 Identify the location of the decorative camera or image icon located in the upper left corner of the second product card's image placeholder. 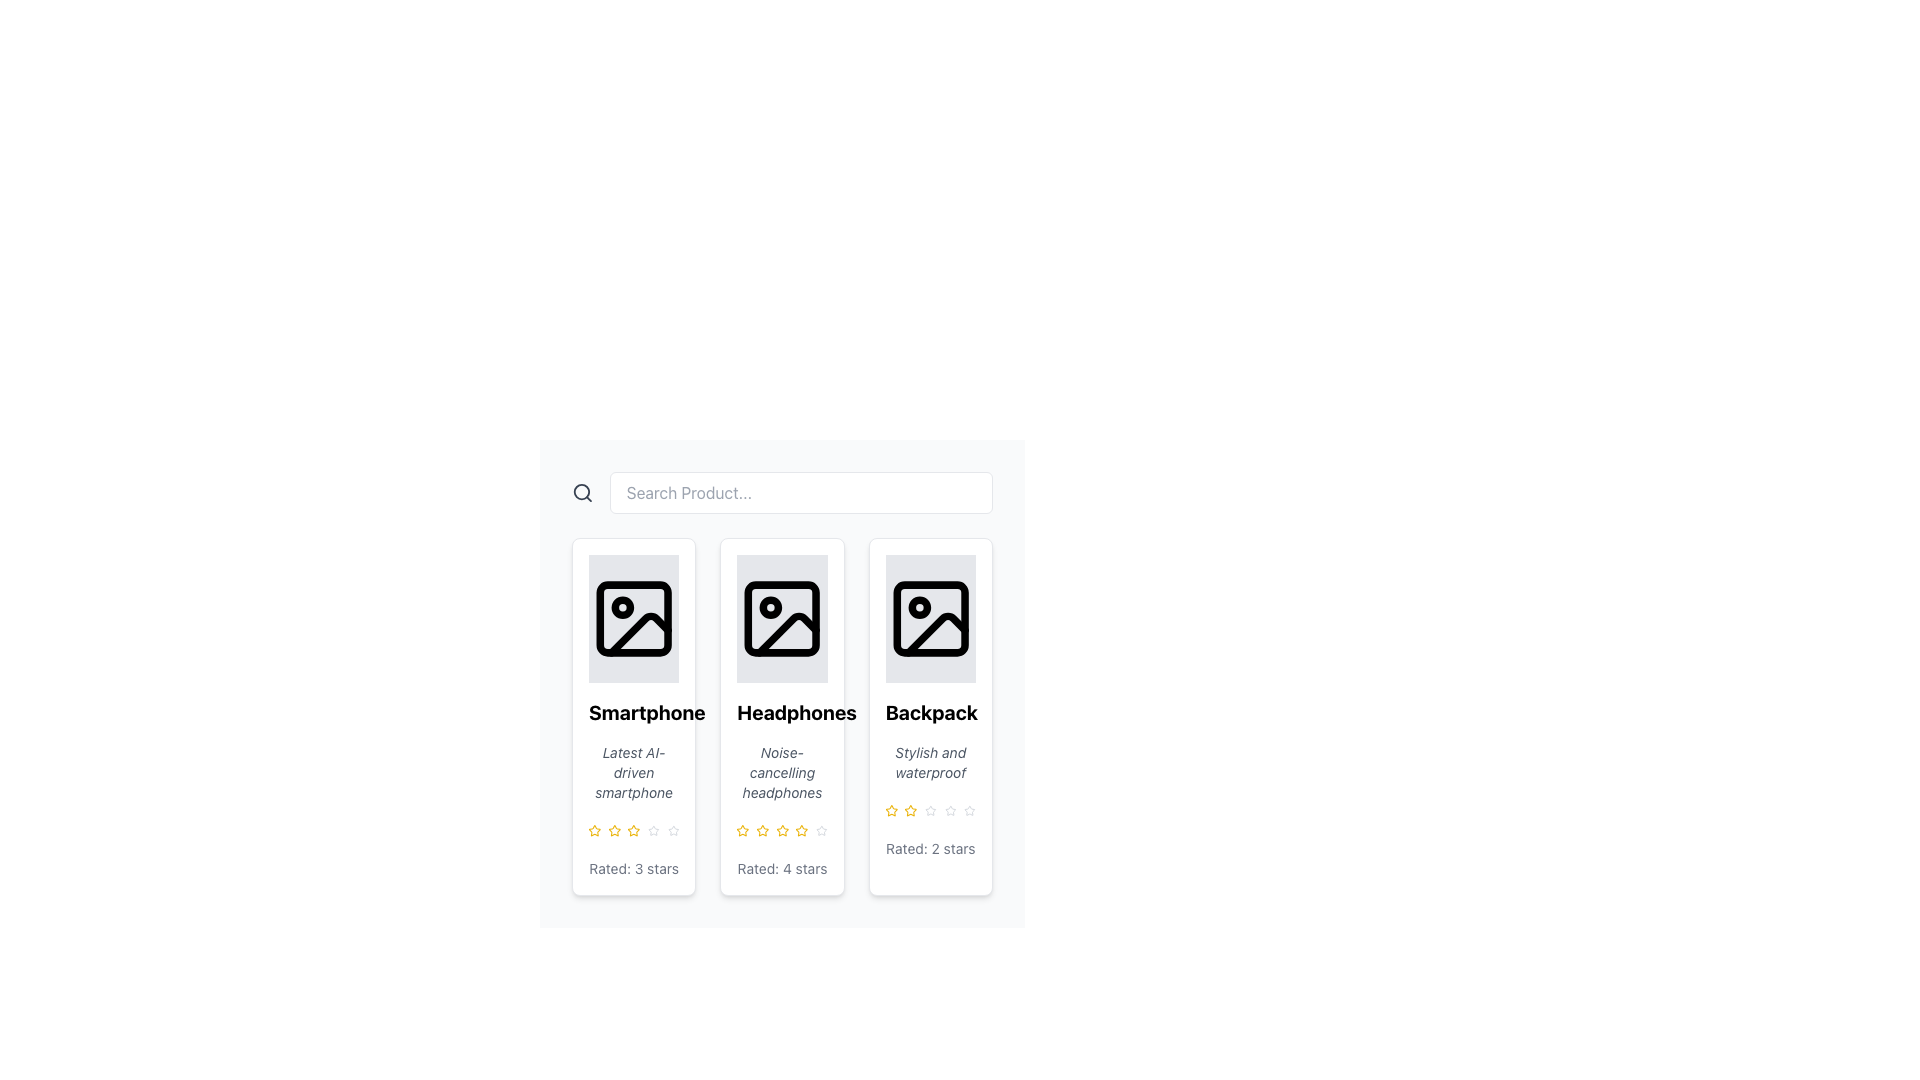
(770, 606).